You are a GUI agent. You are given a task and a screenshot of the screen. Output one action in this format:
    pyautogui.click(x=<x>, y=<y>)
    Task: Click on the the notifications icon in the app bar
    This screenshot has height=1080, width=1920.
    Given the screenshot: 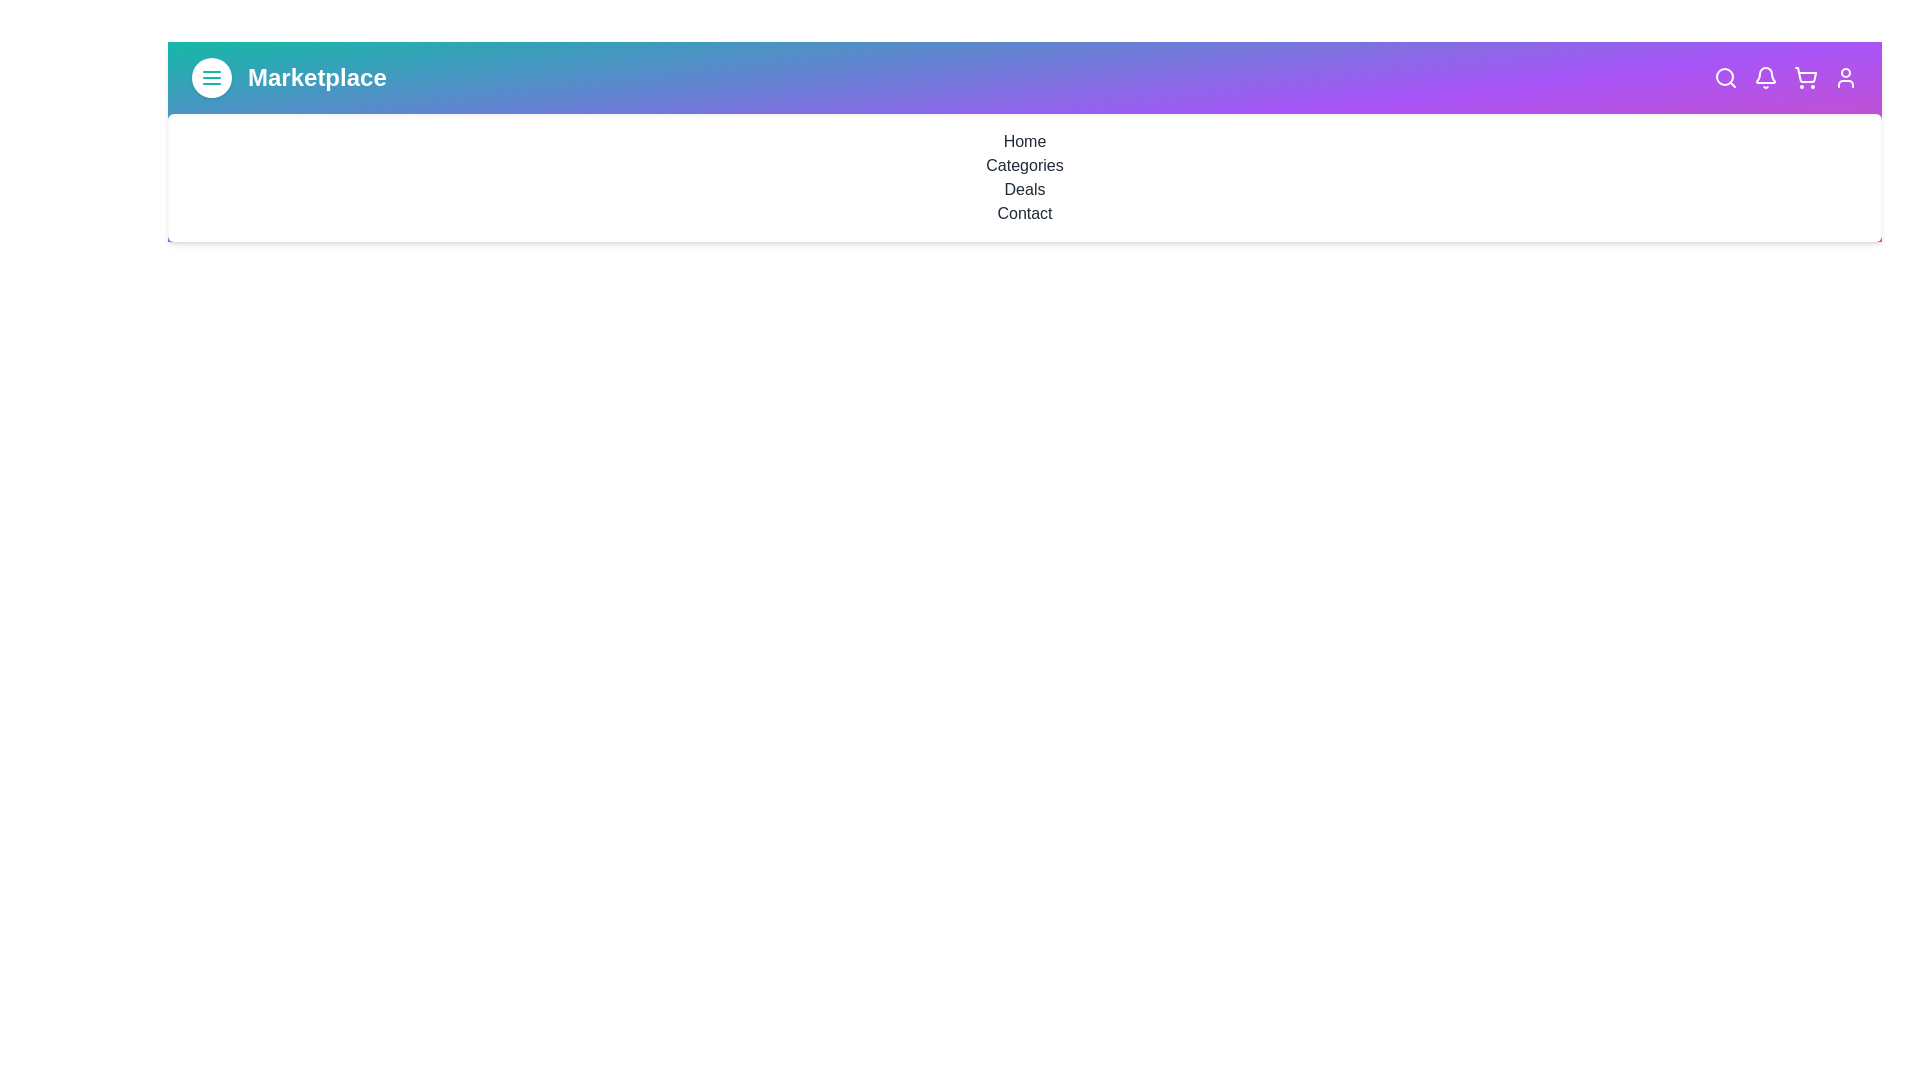 What is the action you would take?
    pyautogui.click(x=1766, y=76)
    